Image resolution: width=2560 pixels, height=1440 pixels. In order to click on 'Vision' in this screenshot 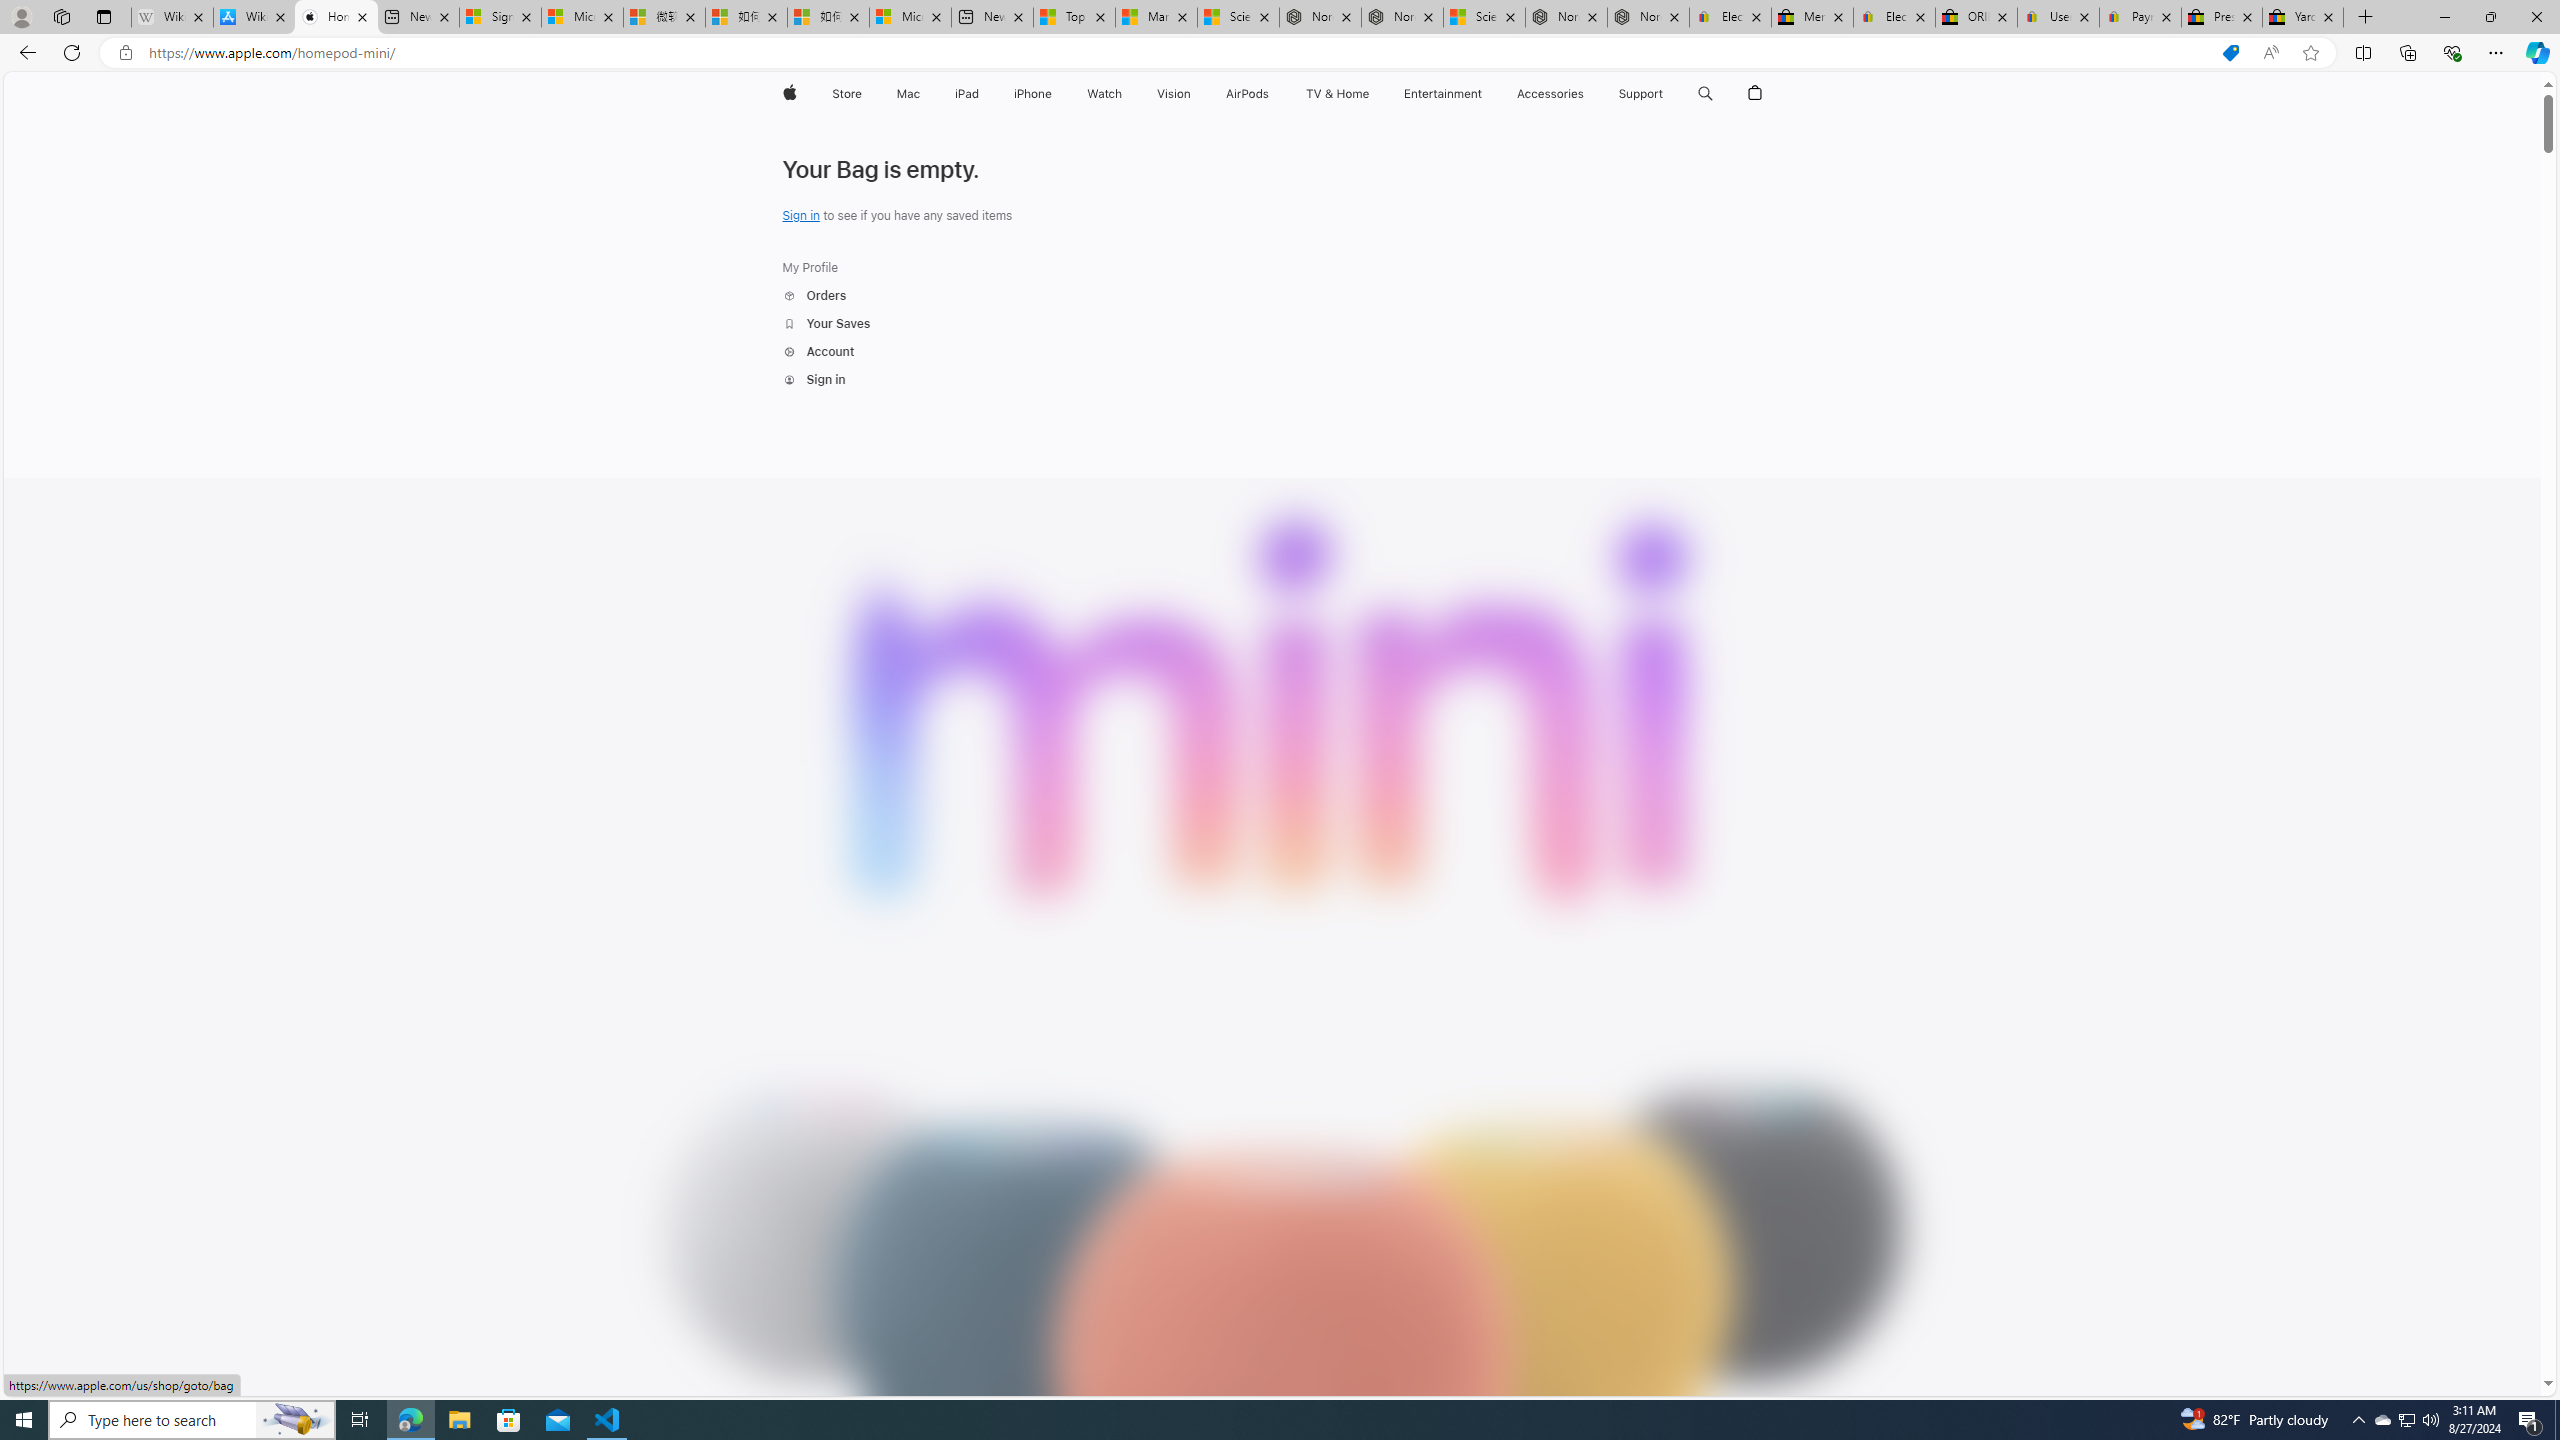, I will do `click(1174, 93)`.